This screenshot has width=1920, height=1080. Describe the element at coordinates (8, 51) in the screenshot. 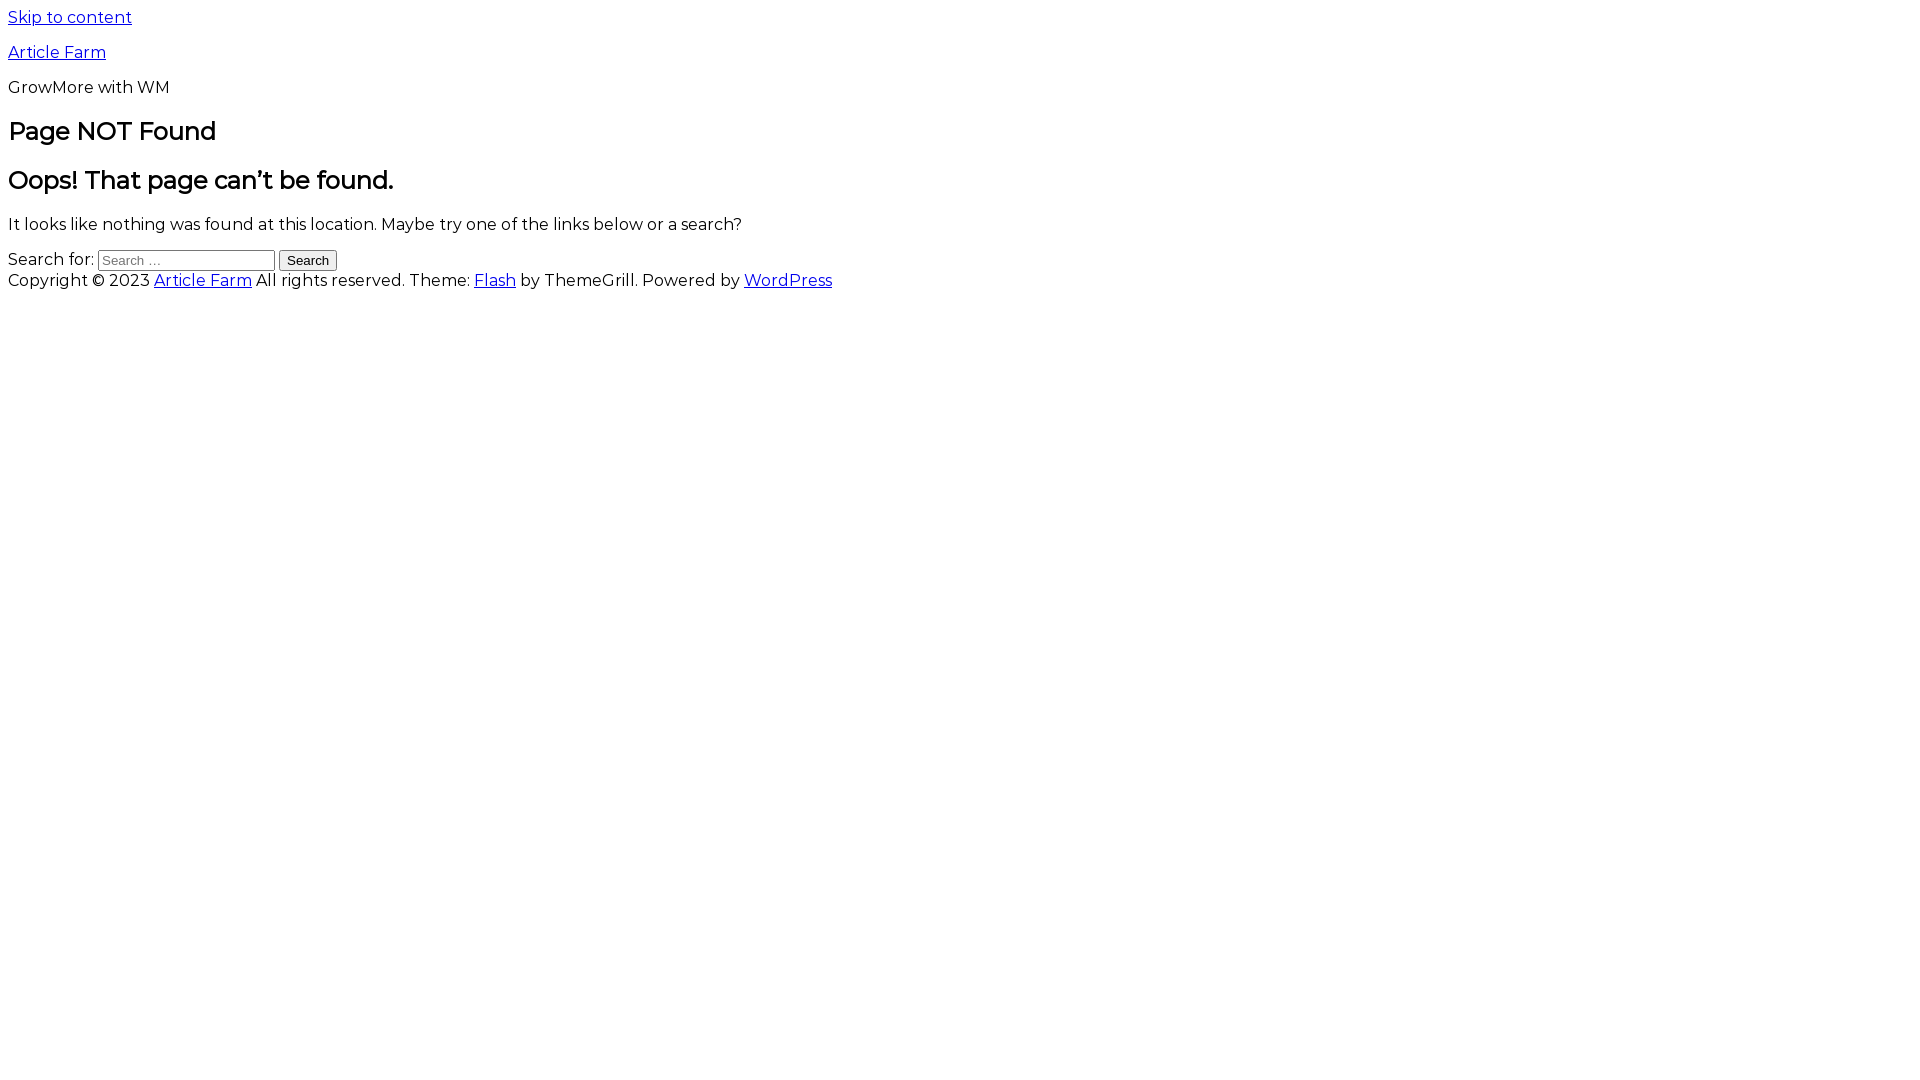

I see `'Article Farm'` at that location.